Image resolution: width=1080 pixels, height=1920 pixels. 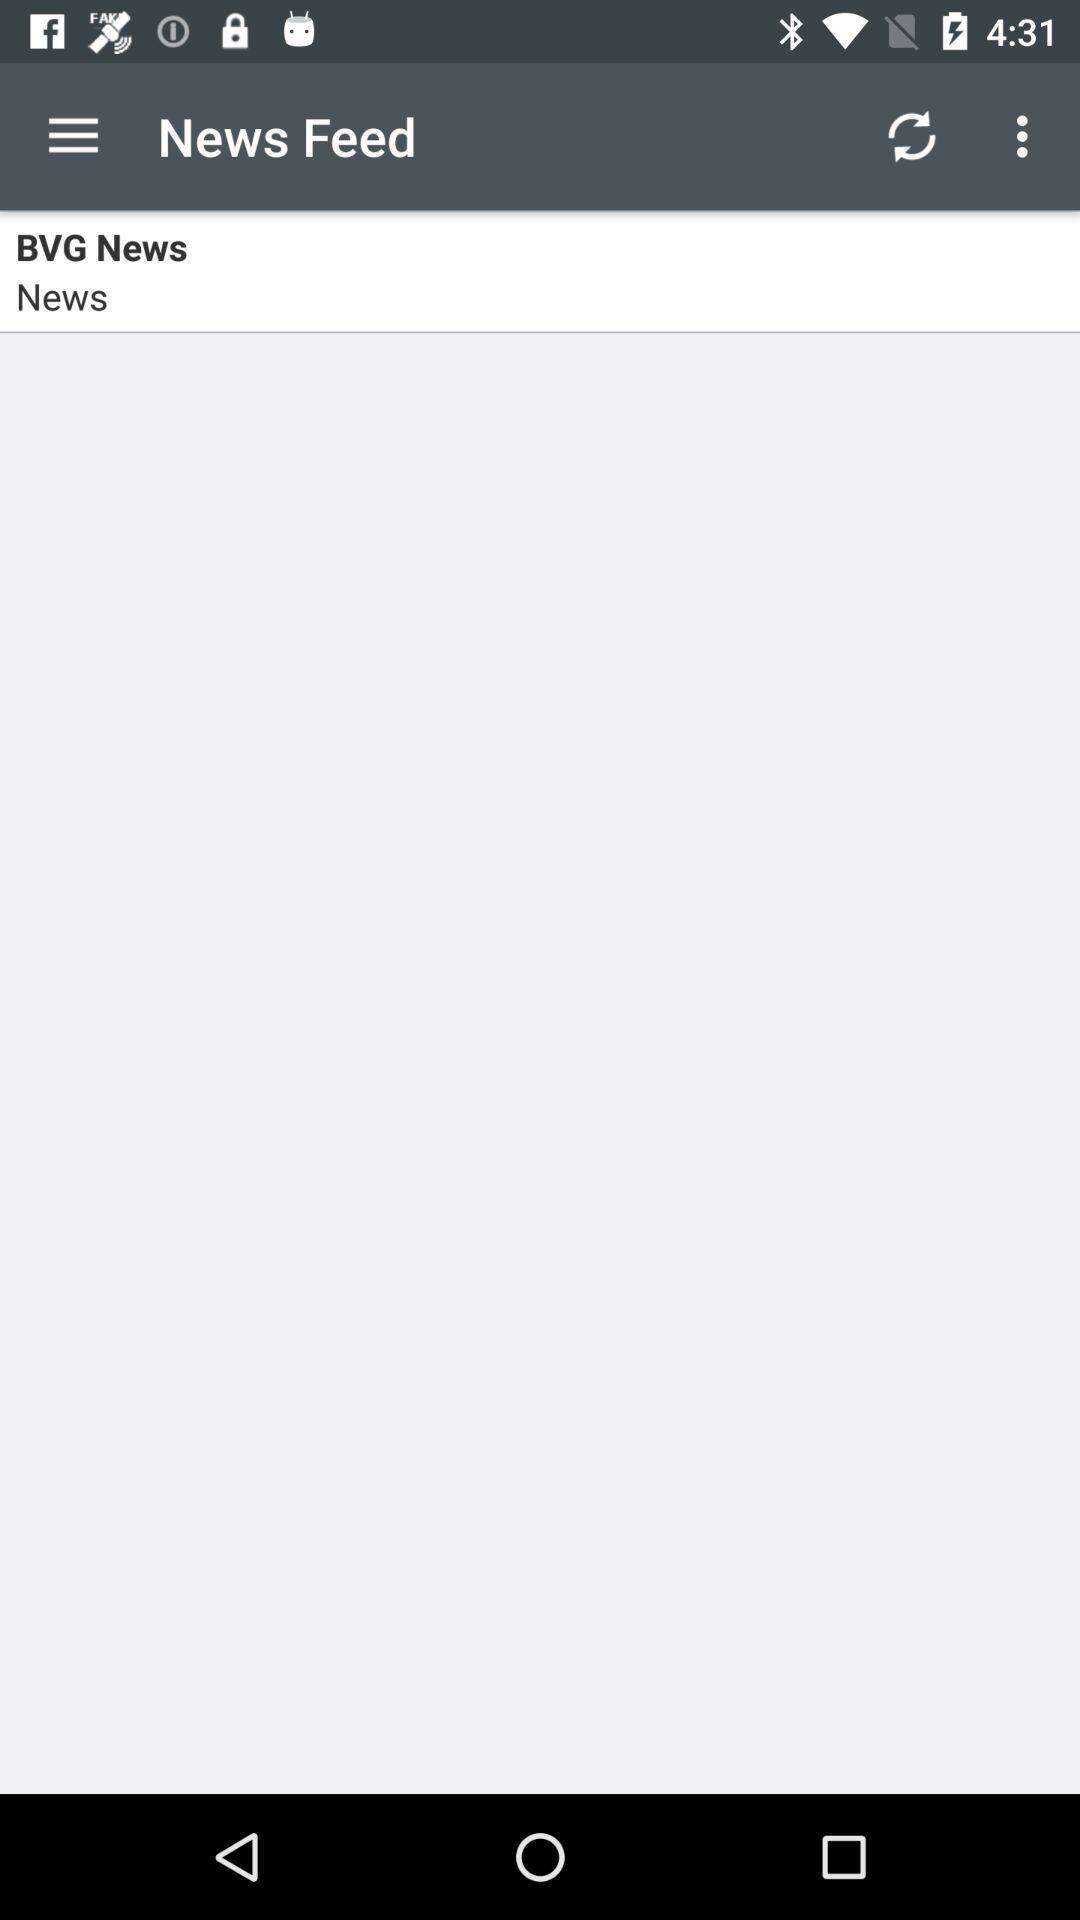 What do you see at coordinates (911, 135) in the screenshot?
I see `icon to the right of the news feed` at bounding box center [911, 135].